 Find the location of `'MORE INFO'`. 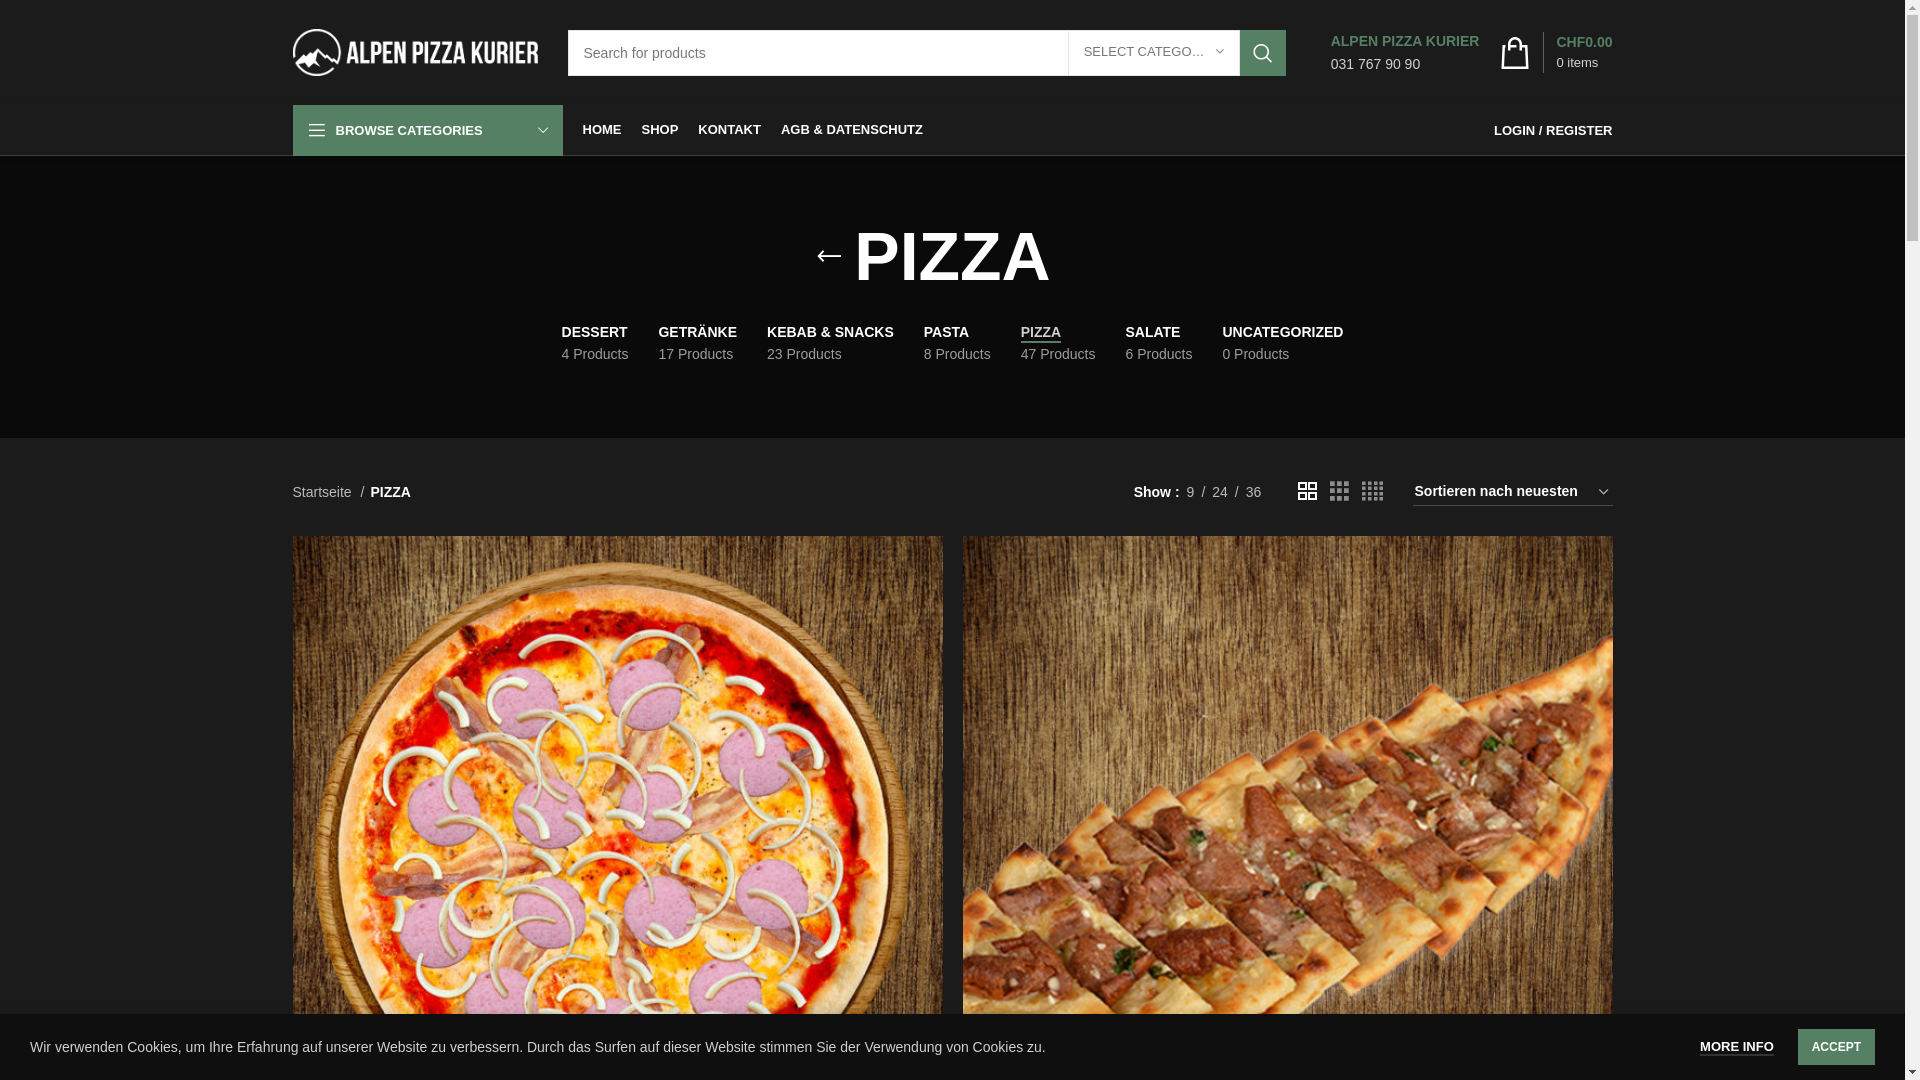

'MORE INFO' is located at coordinates (1736, 1046).